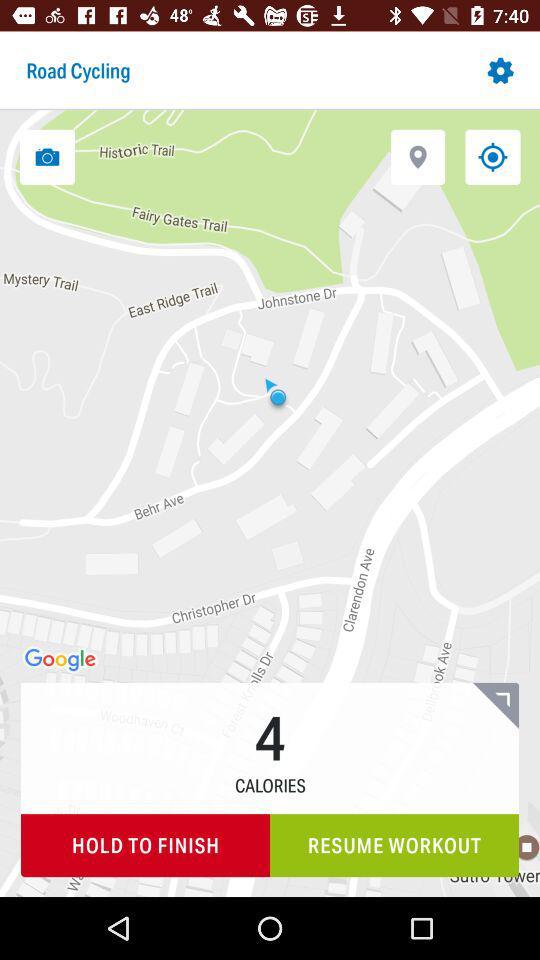 The image size is (540, 960). I want to click on the icon to the right of the hold to finish item, so click(394, 844).